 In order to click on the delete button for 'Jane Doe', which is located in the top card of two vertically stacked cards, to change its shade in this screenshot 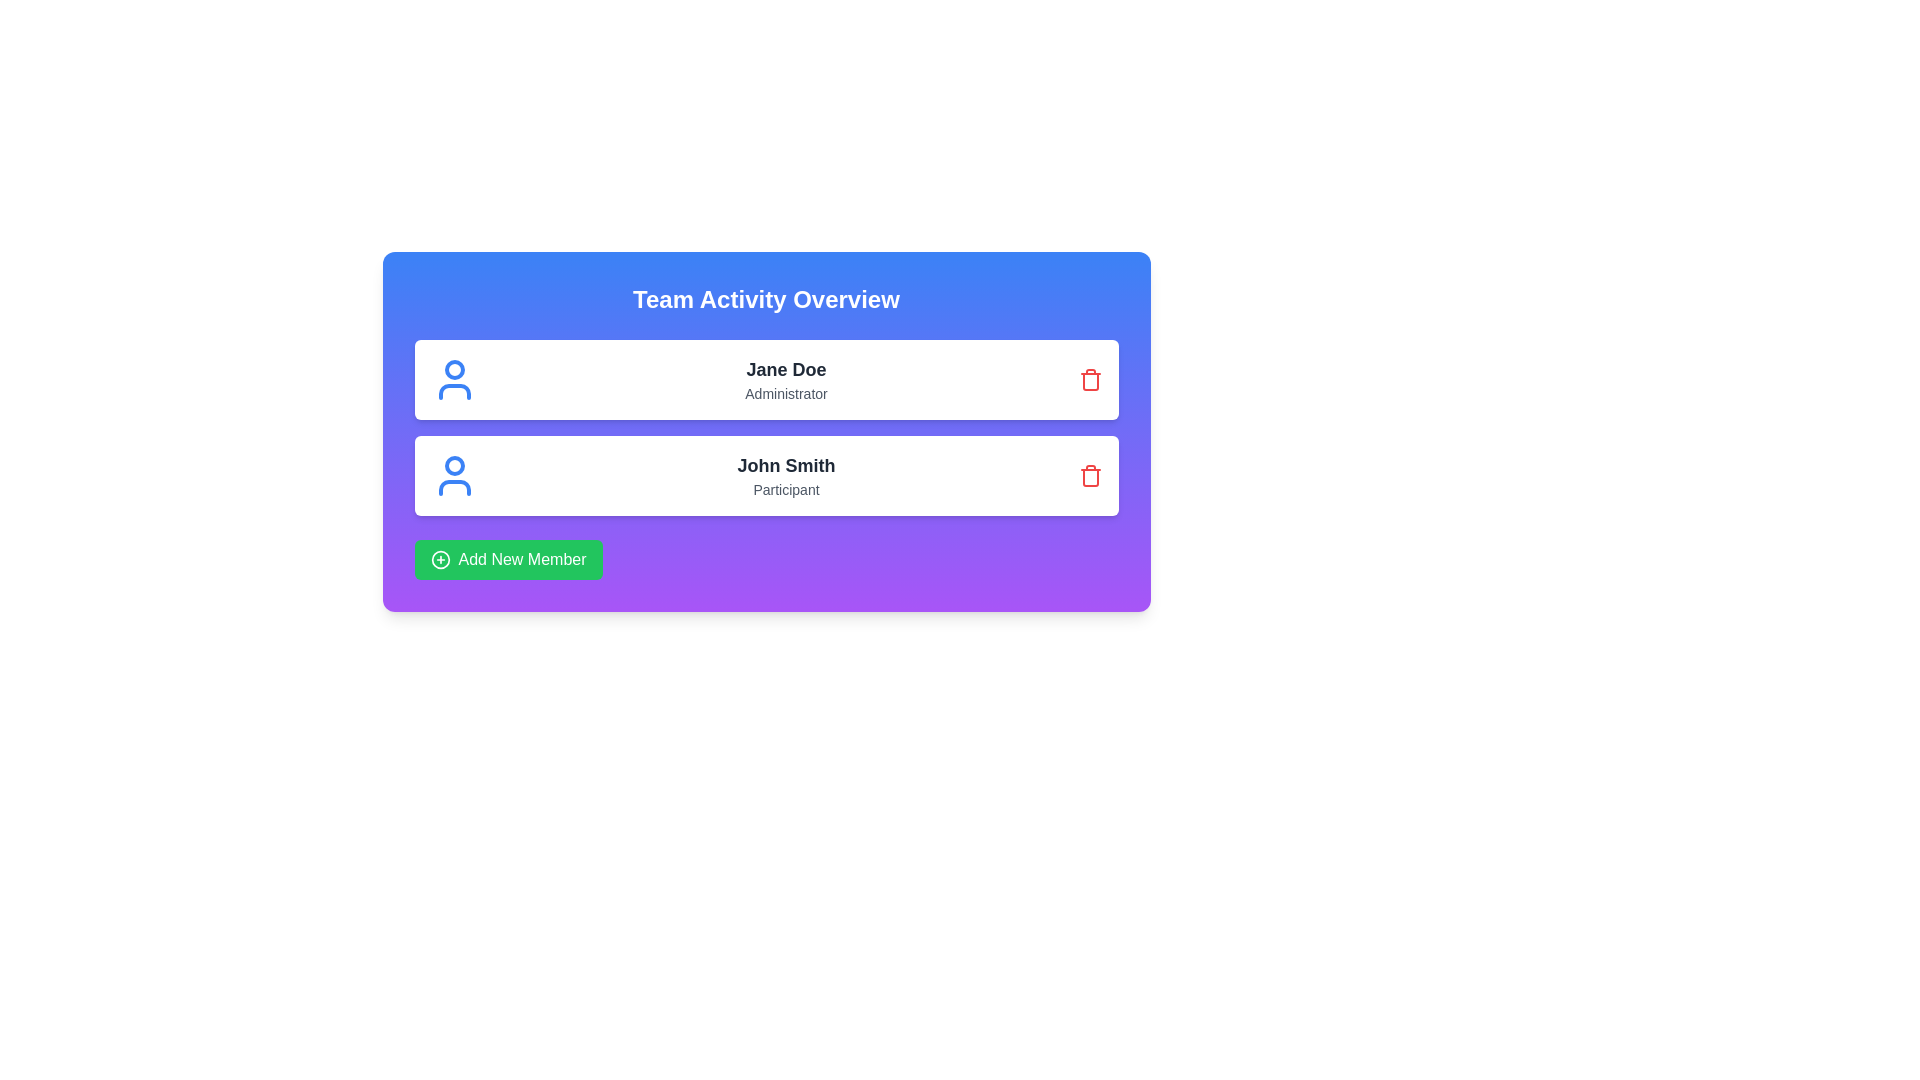, I will do `click(1089, 380)`.